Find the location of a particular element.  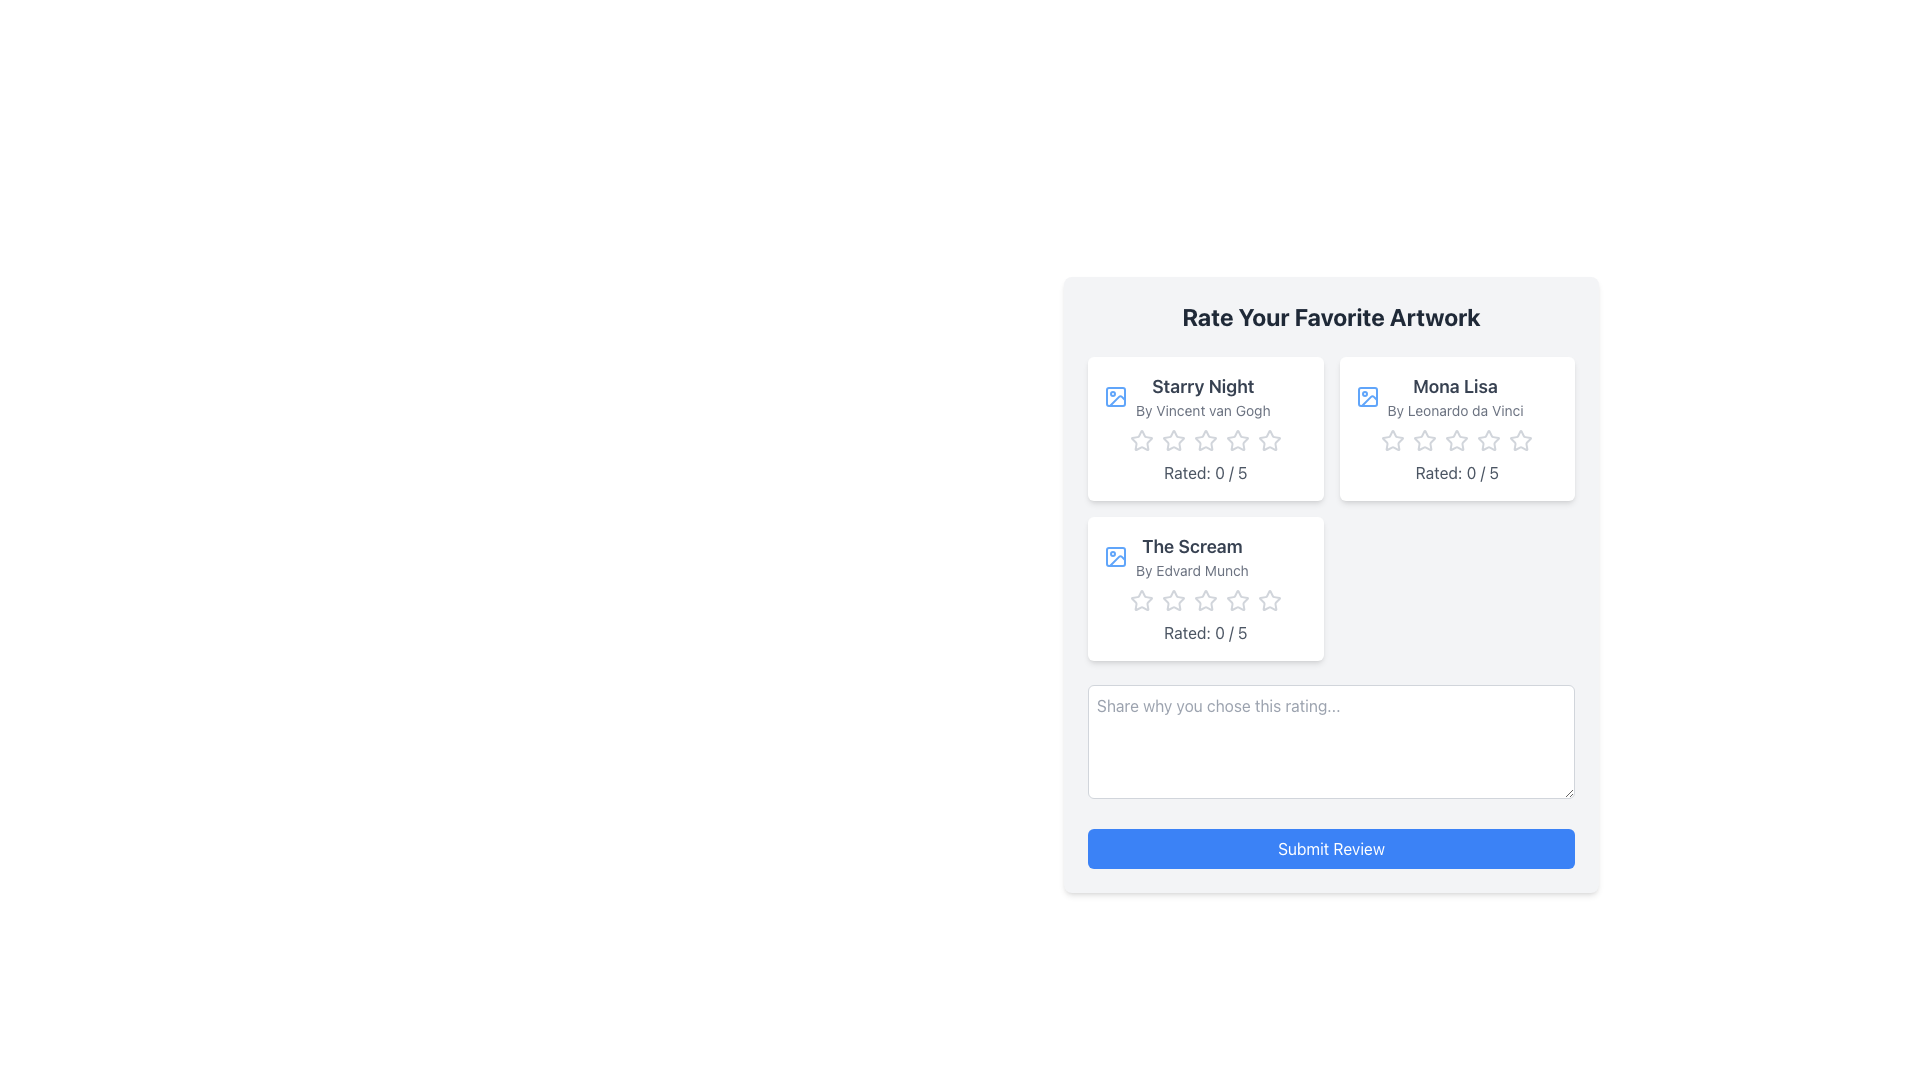

the text label that identifies the artwork 'Starry Night', located in the upper-left tile of a grid layout is located at coordinates (1202, 386).